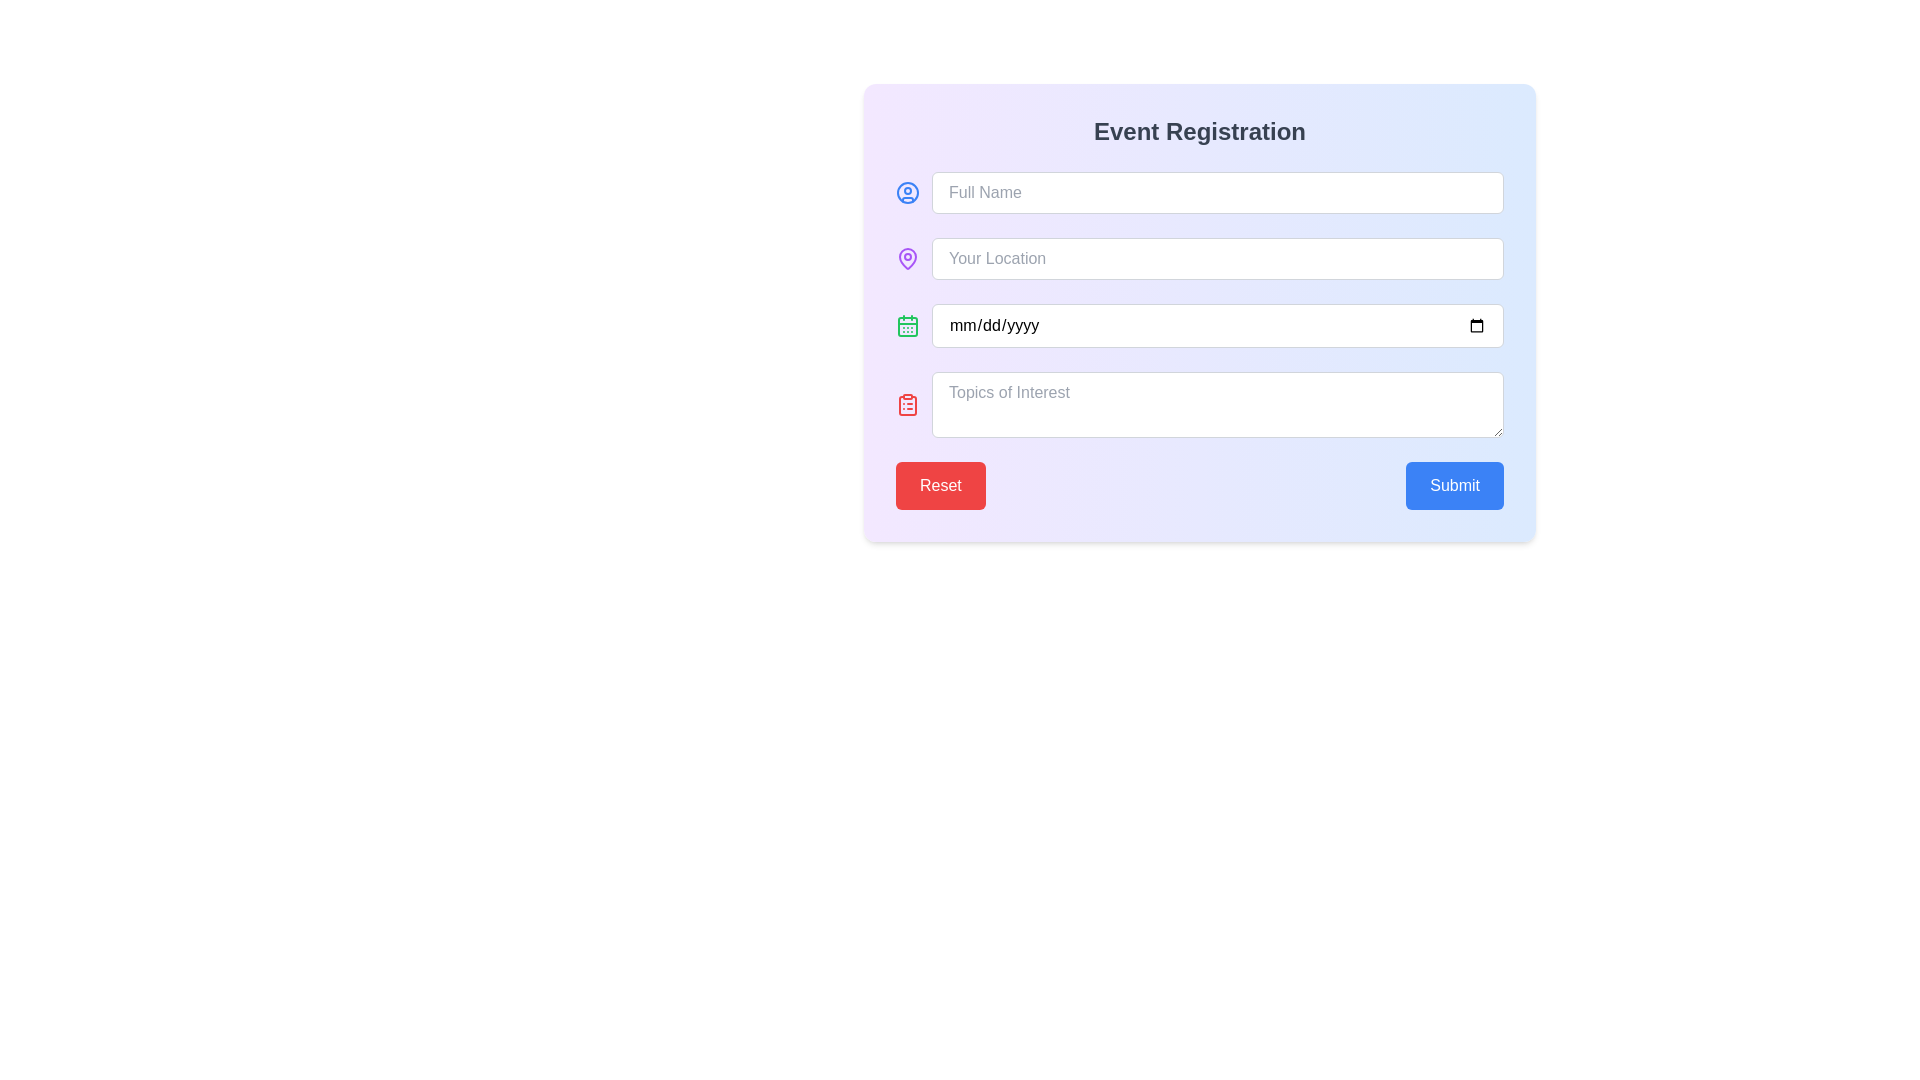  I want to click on the green calendar icon located to the immediate left of the date input field labeled 'mm/dd/yyyy' to read the tooltip, so click(906, 325).